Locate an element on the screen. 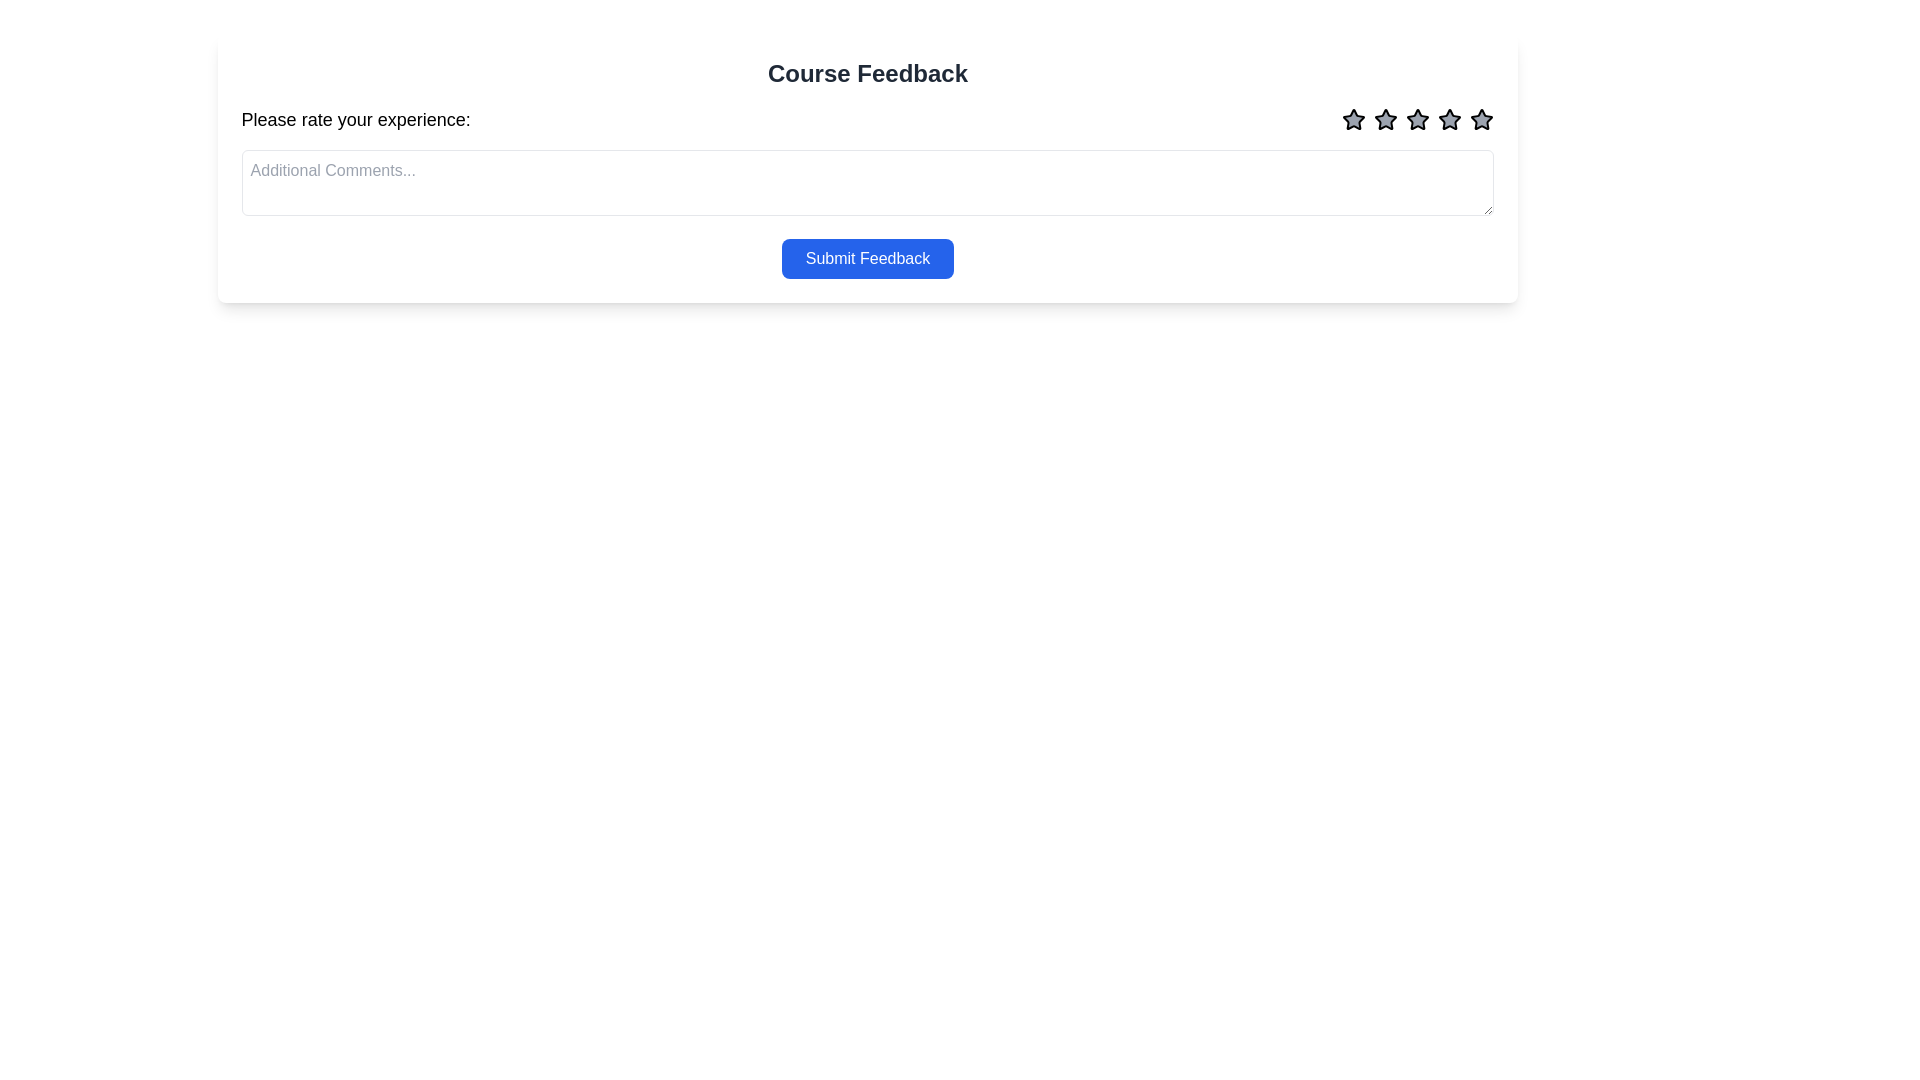  the fourth star in the horizontal group of six stars to rate the item or service is located at coordinates (1417, 119).